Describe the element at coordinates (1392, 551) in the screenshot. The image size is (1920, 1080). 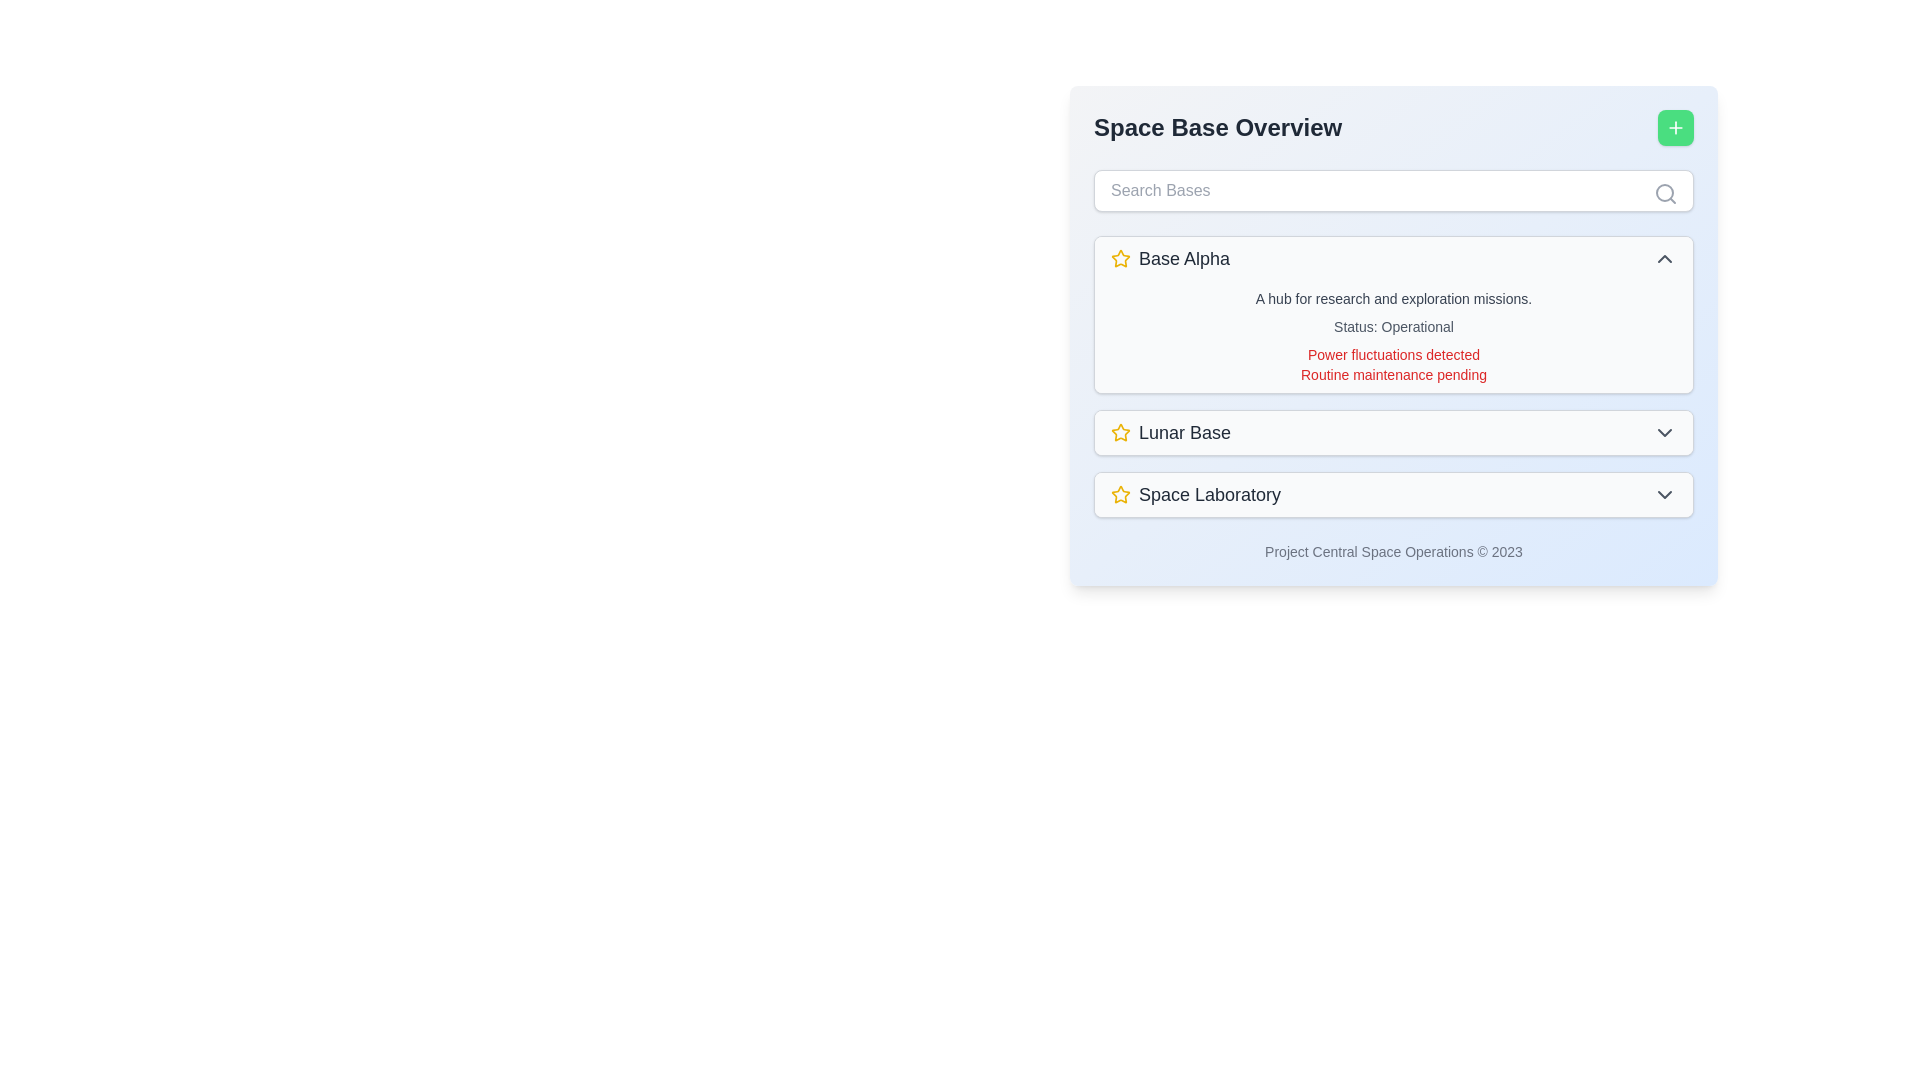
I see `the static text label displaying the copyright notice located at the bottom of the panel under the 'Space Laboratory' section` at that location.